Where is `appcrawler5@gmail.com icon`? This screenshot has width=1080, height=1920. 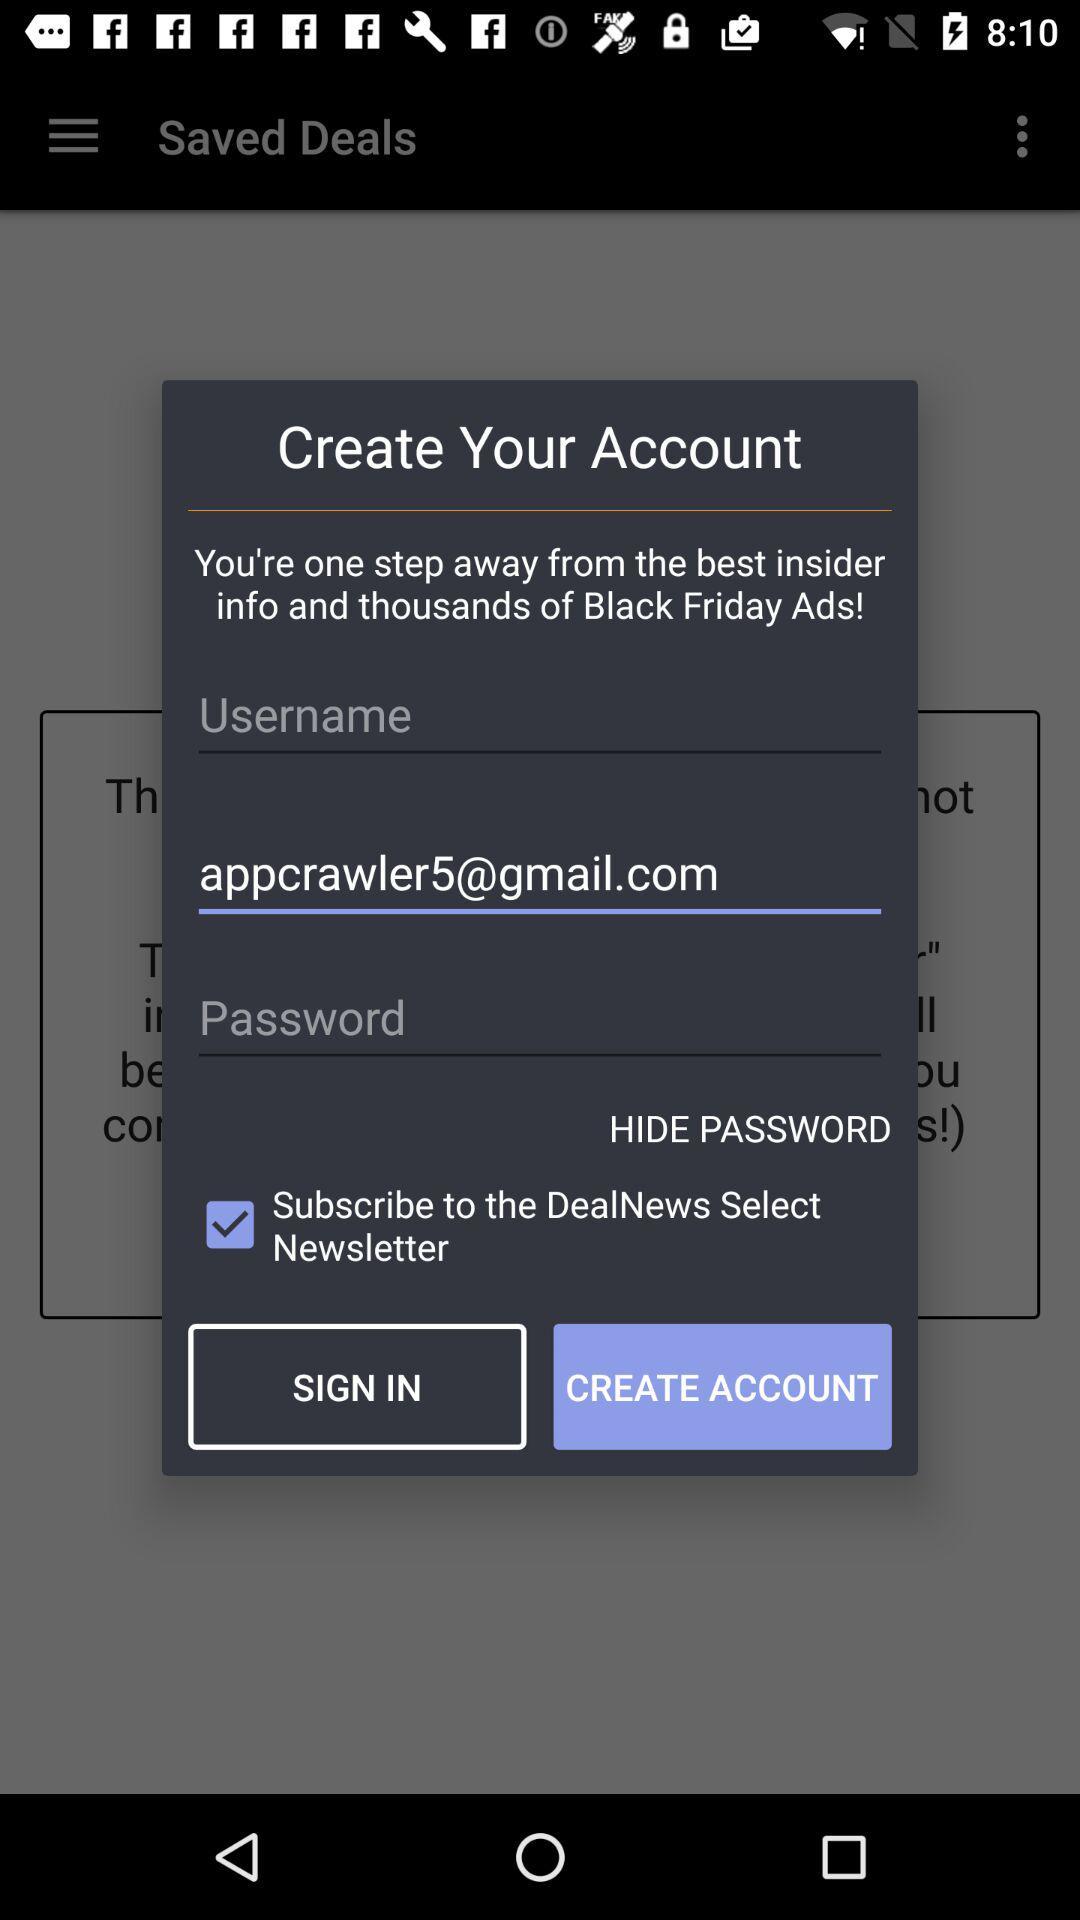
appcrawler5@gmail.com icon is located at coordinates (540, 873).